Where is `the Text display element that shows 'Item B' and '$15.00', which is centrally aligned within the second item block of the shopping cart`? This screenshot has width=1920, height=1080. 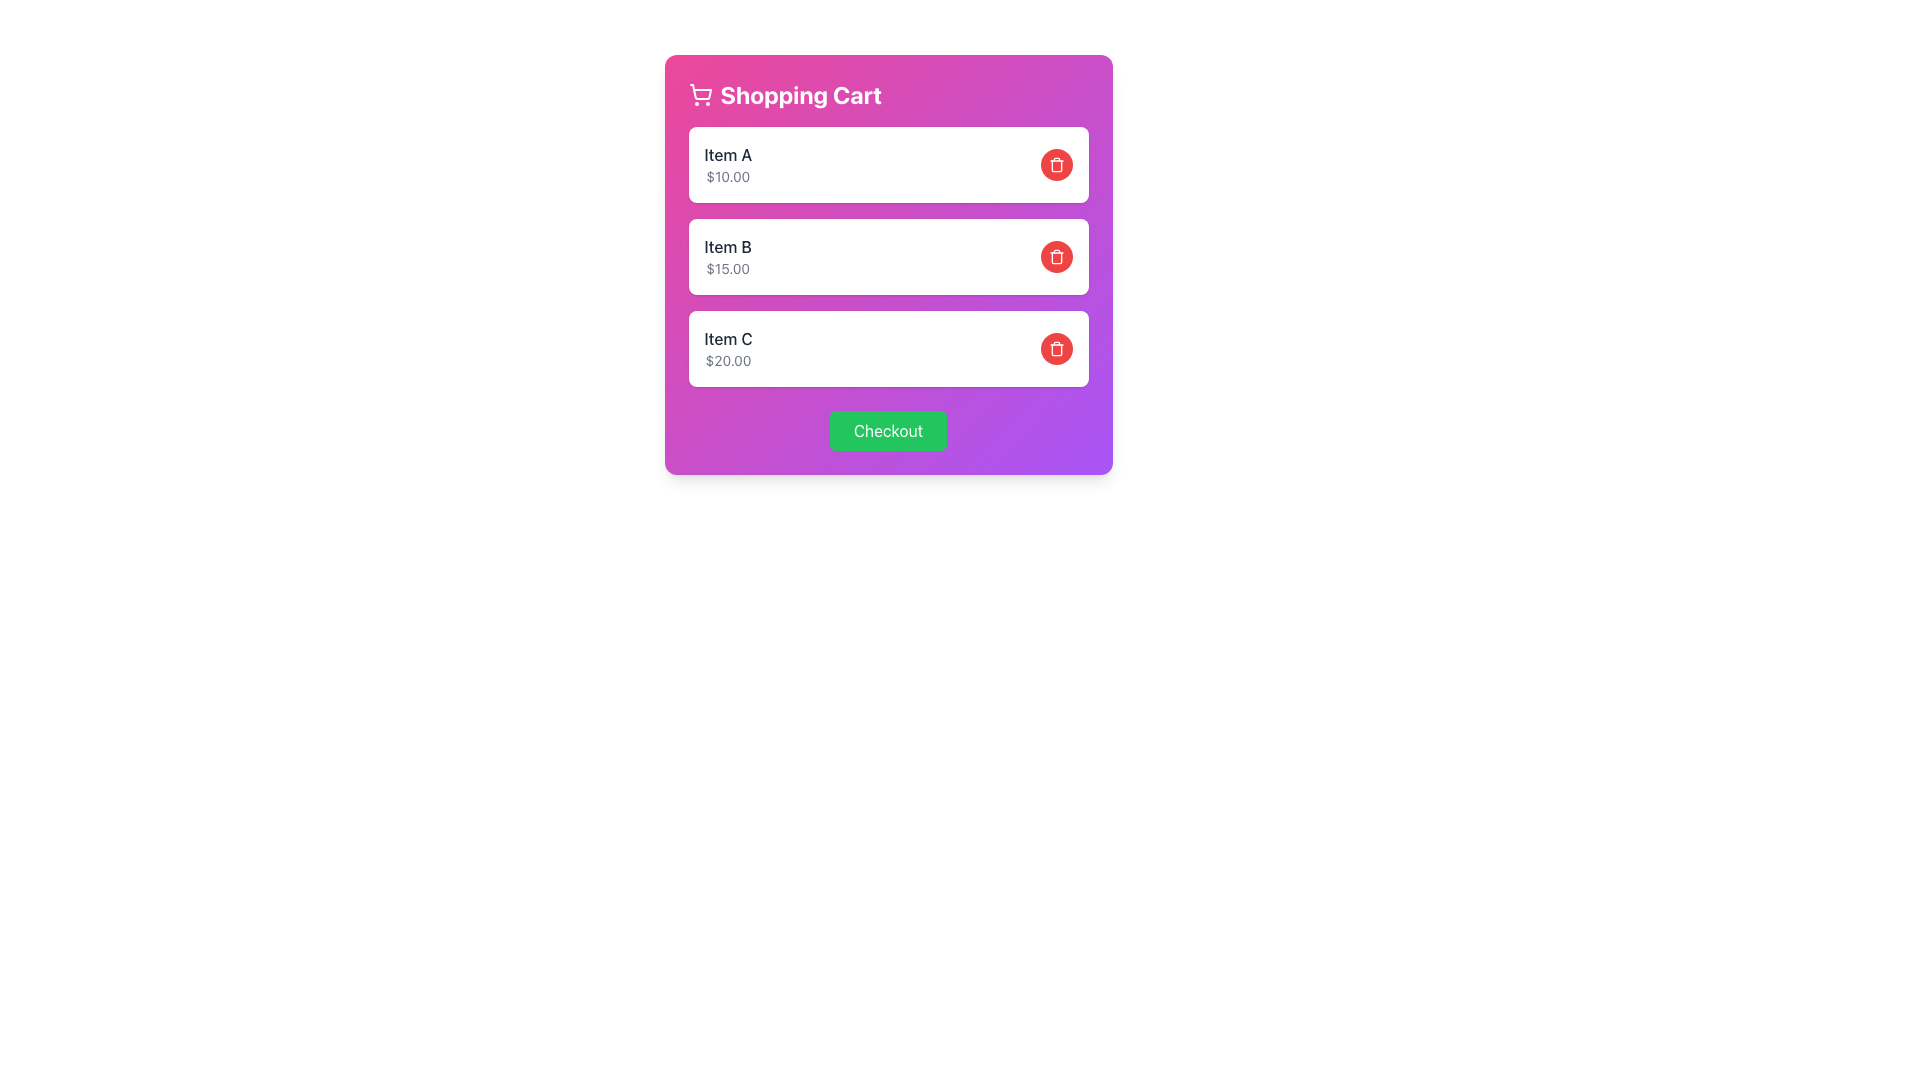 the Text display element that shows 'Item B' and '$15.00', which is centrally aligned within the second item block of the shopping cart is located at coordinates (727, 256).